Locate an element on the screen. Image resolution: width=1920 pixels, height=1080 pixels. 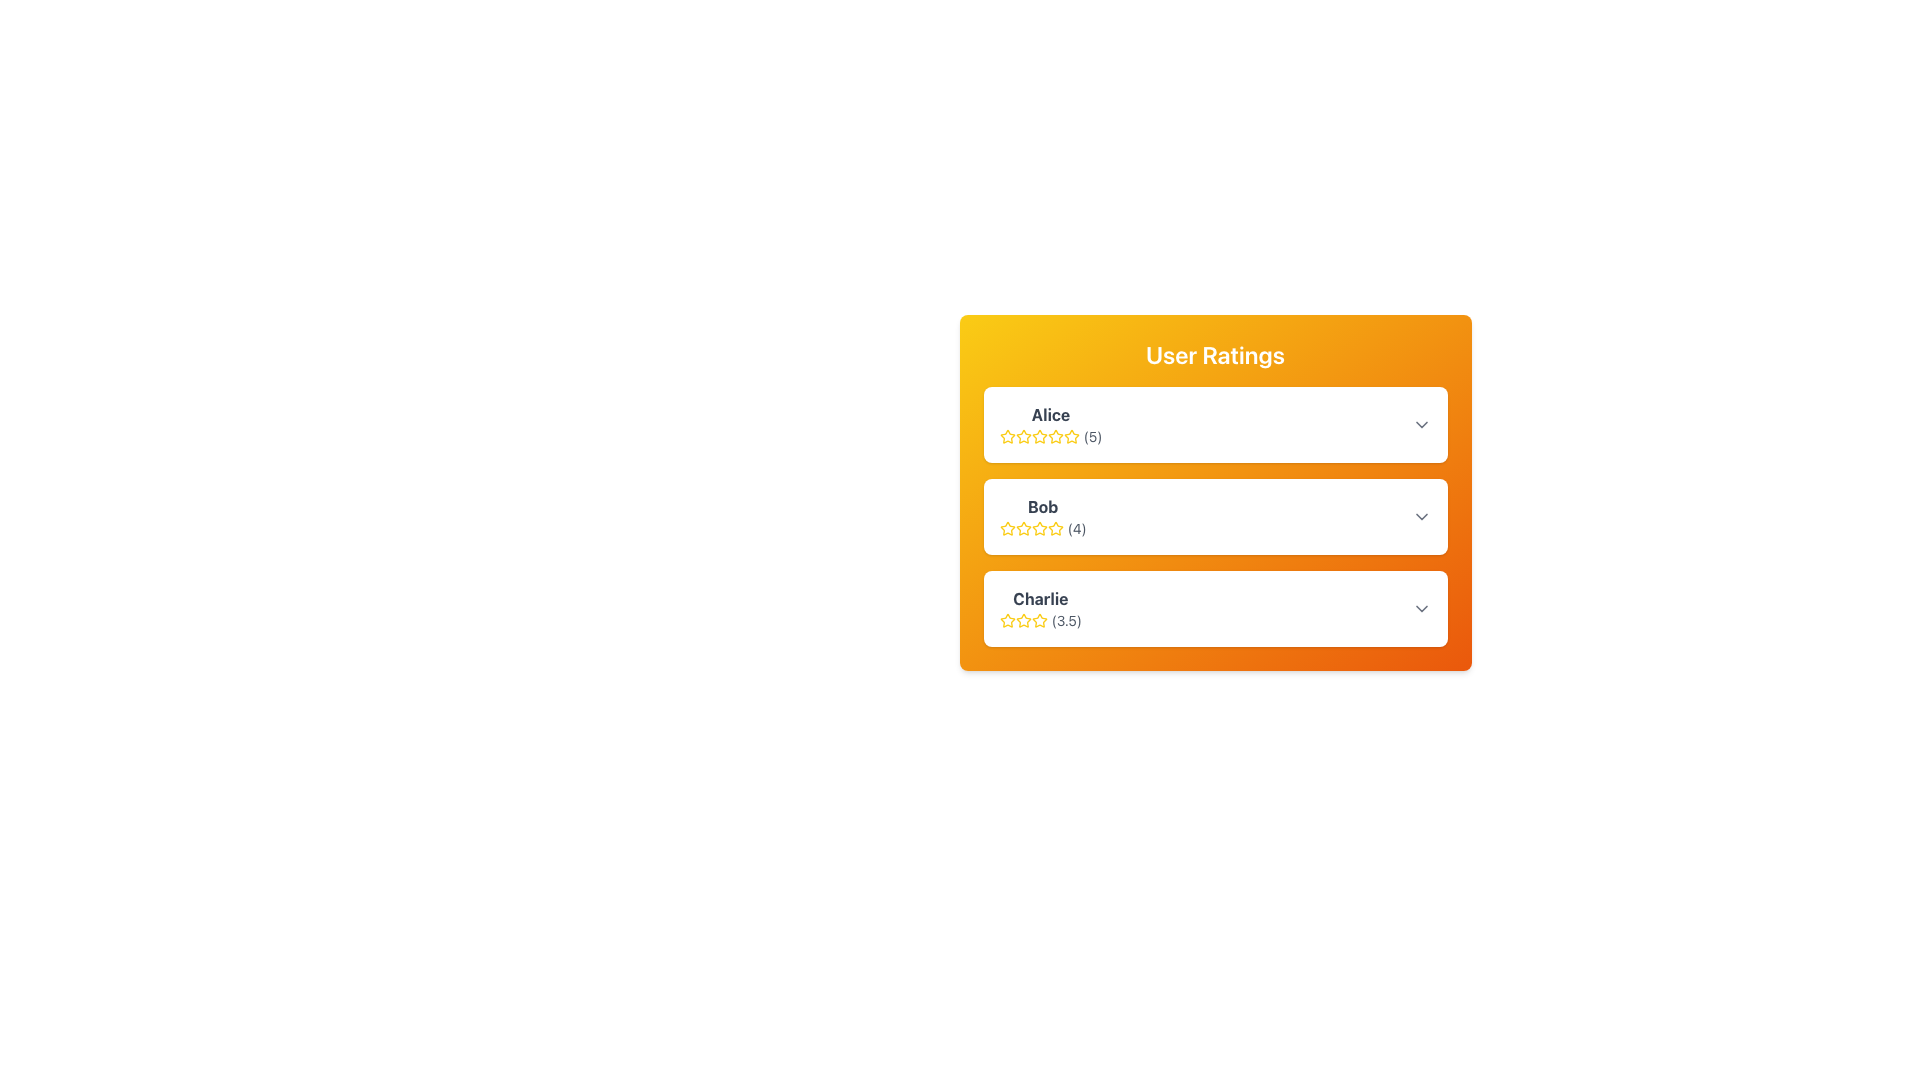
the bold-text label displaying the name 'Alice' in the 'User Ratings' section of the ratings card, which is styled with a dark gray color is located at coordinates (1050, 414).